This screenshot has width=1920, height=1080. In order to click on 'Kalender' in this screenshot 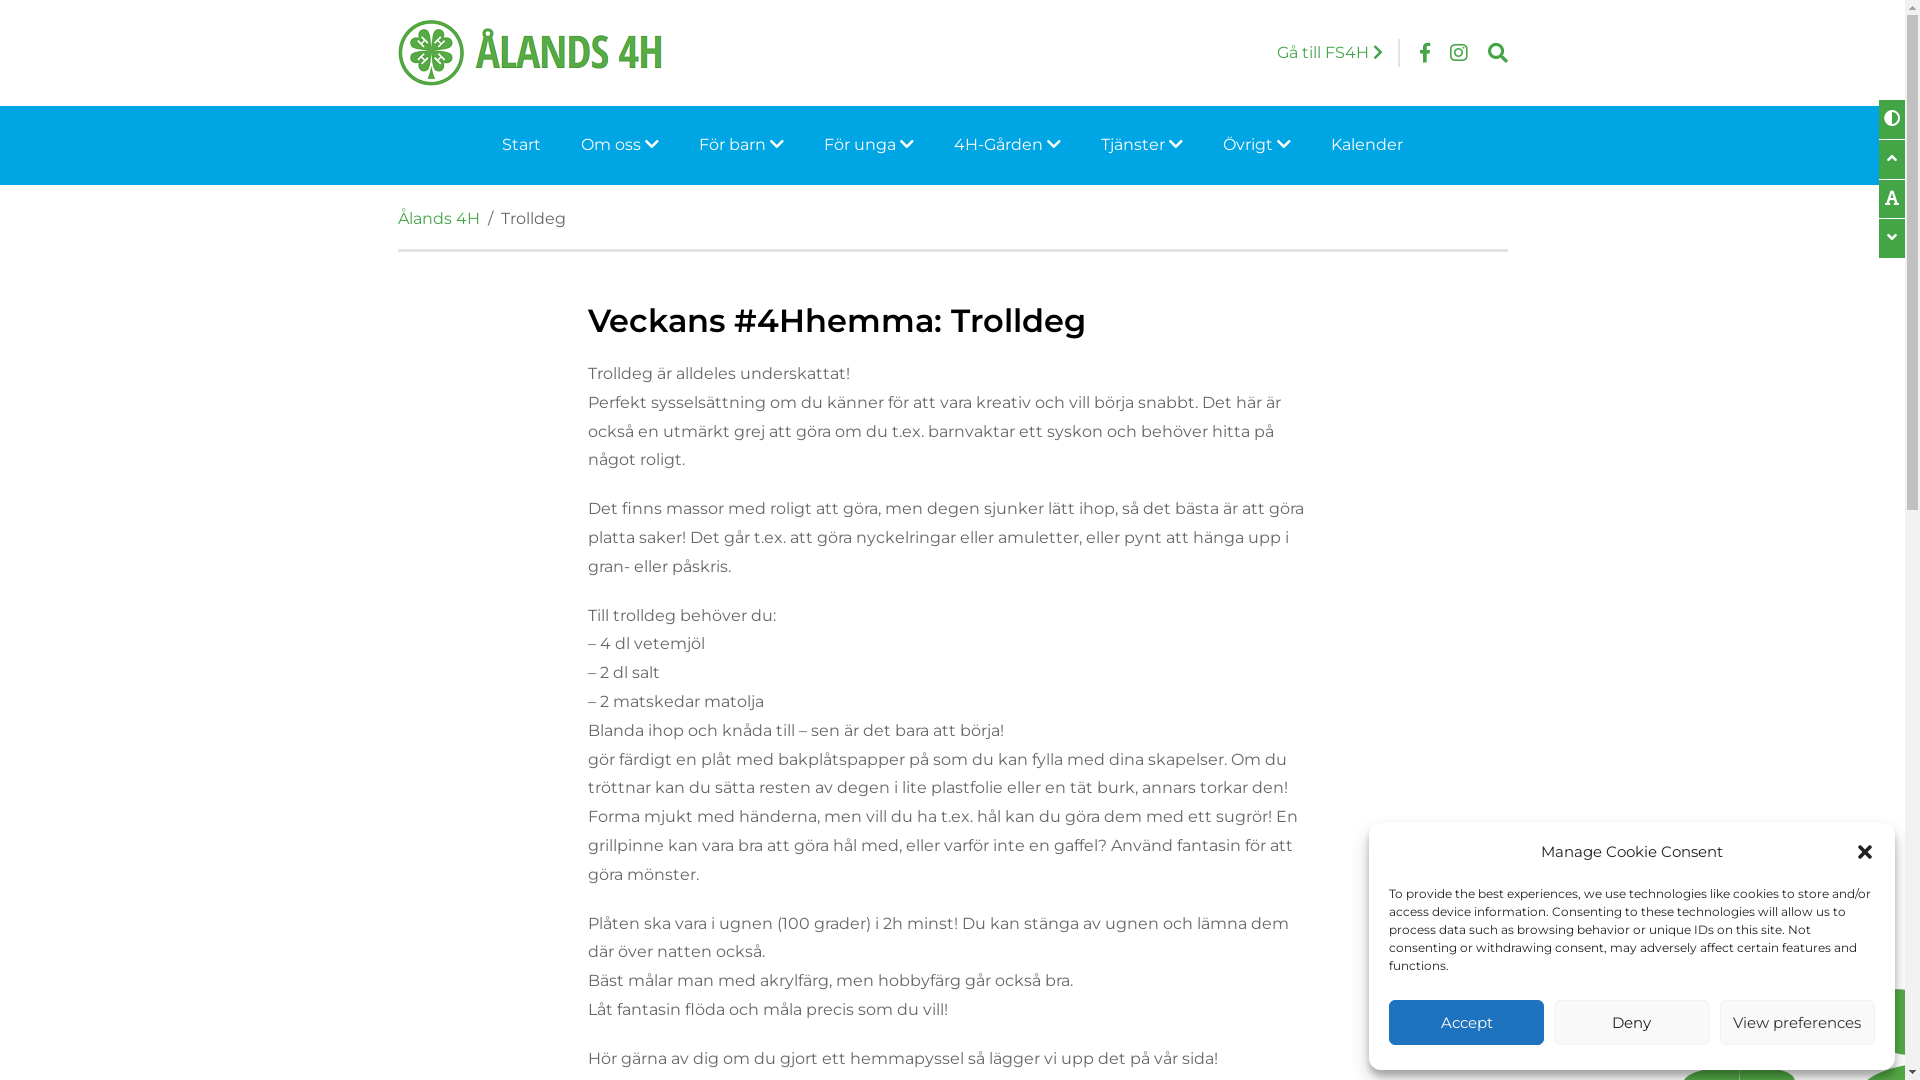, I will do `click(1366, 144)`.